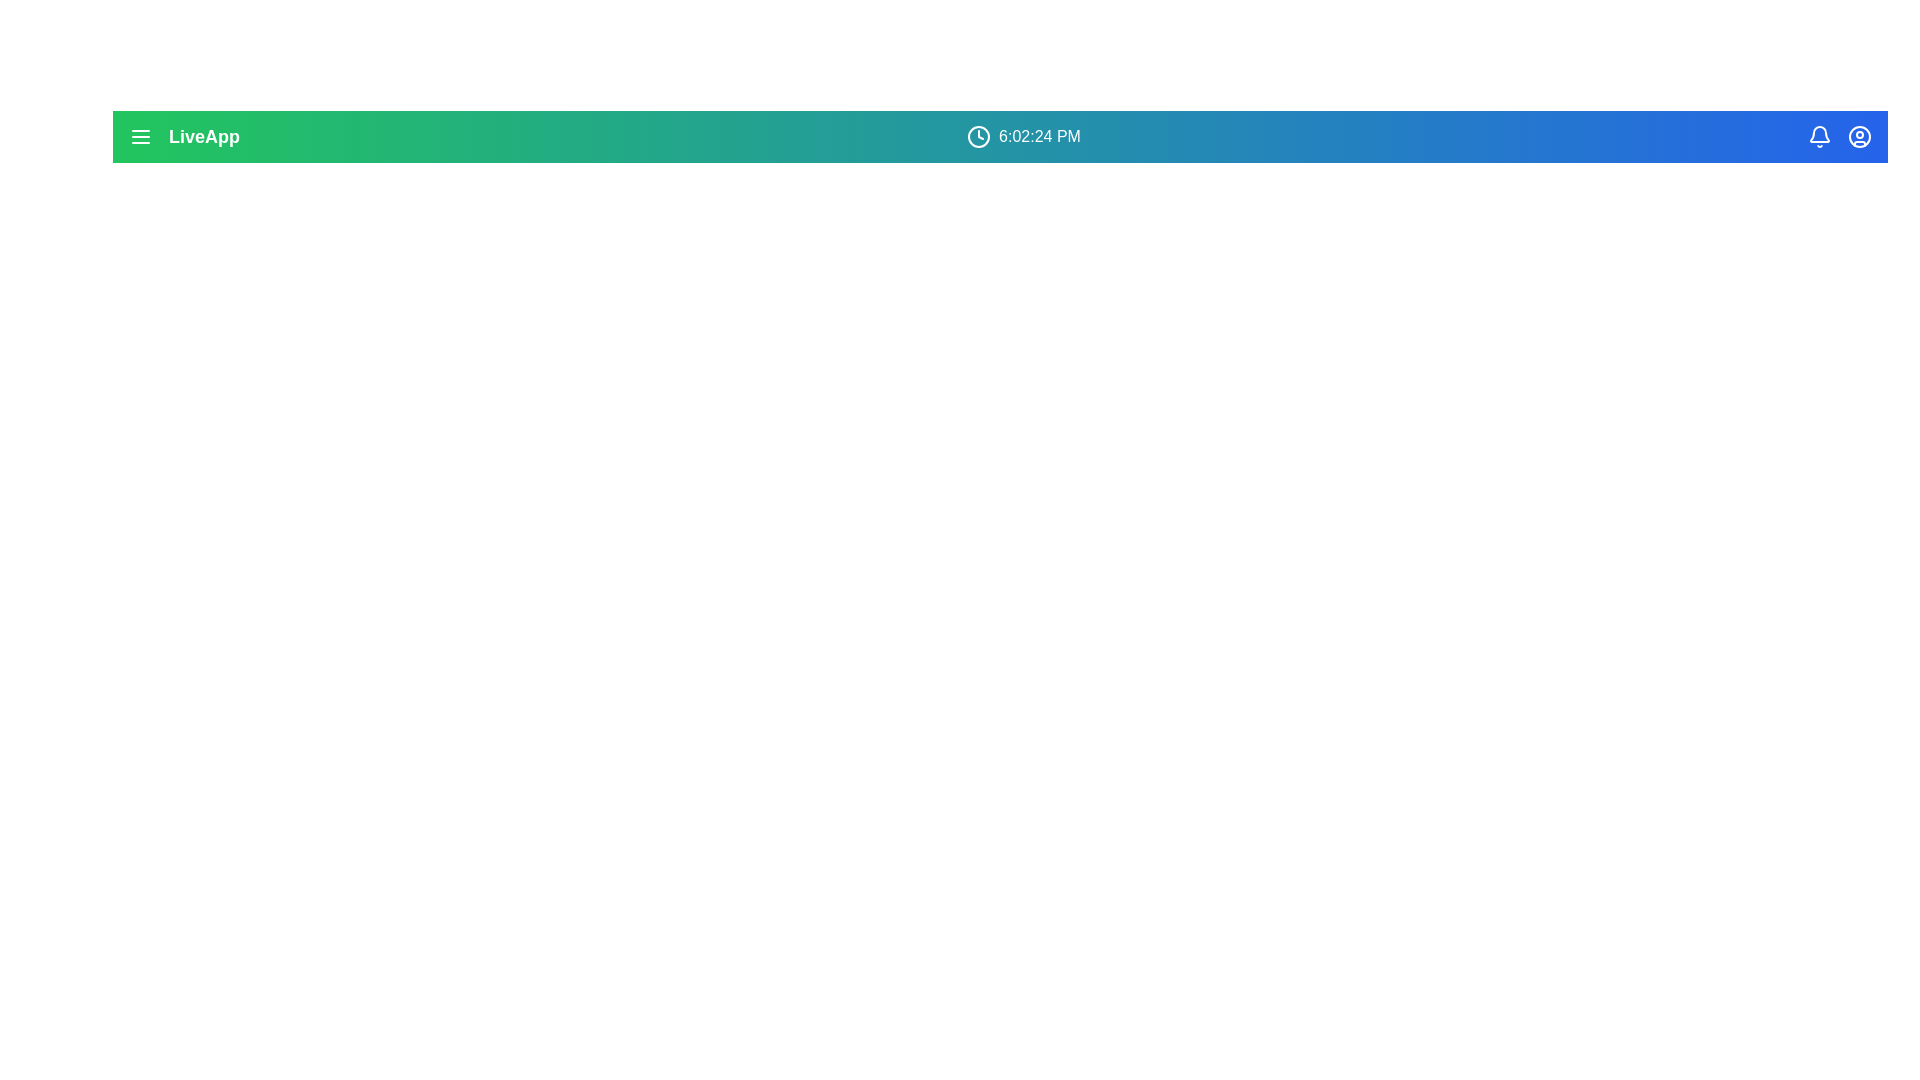  Describe the element at coordinates (1819, 136) in the screenshot. I see `the bell icon to view notifications` at that location.